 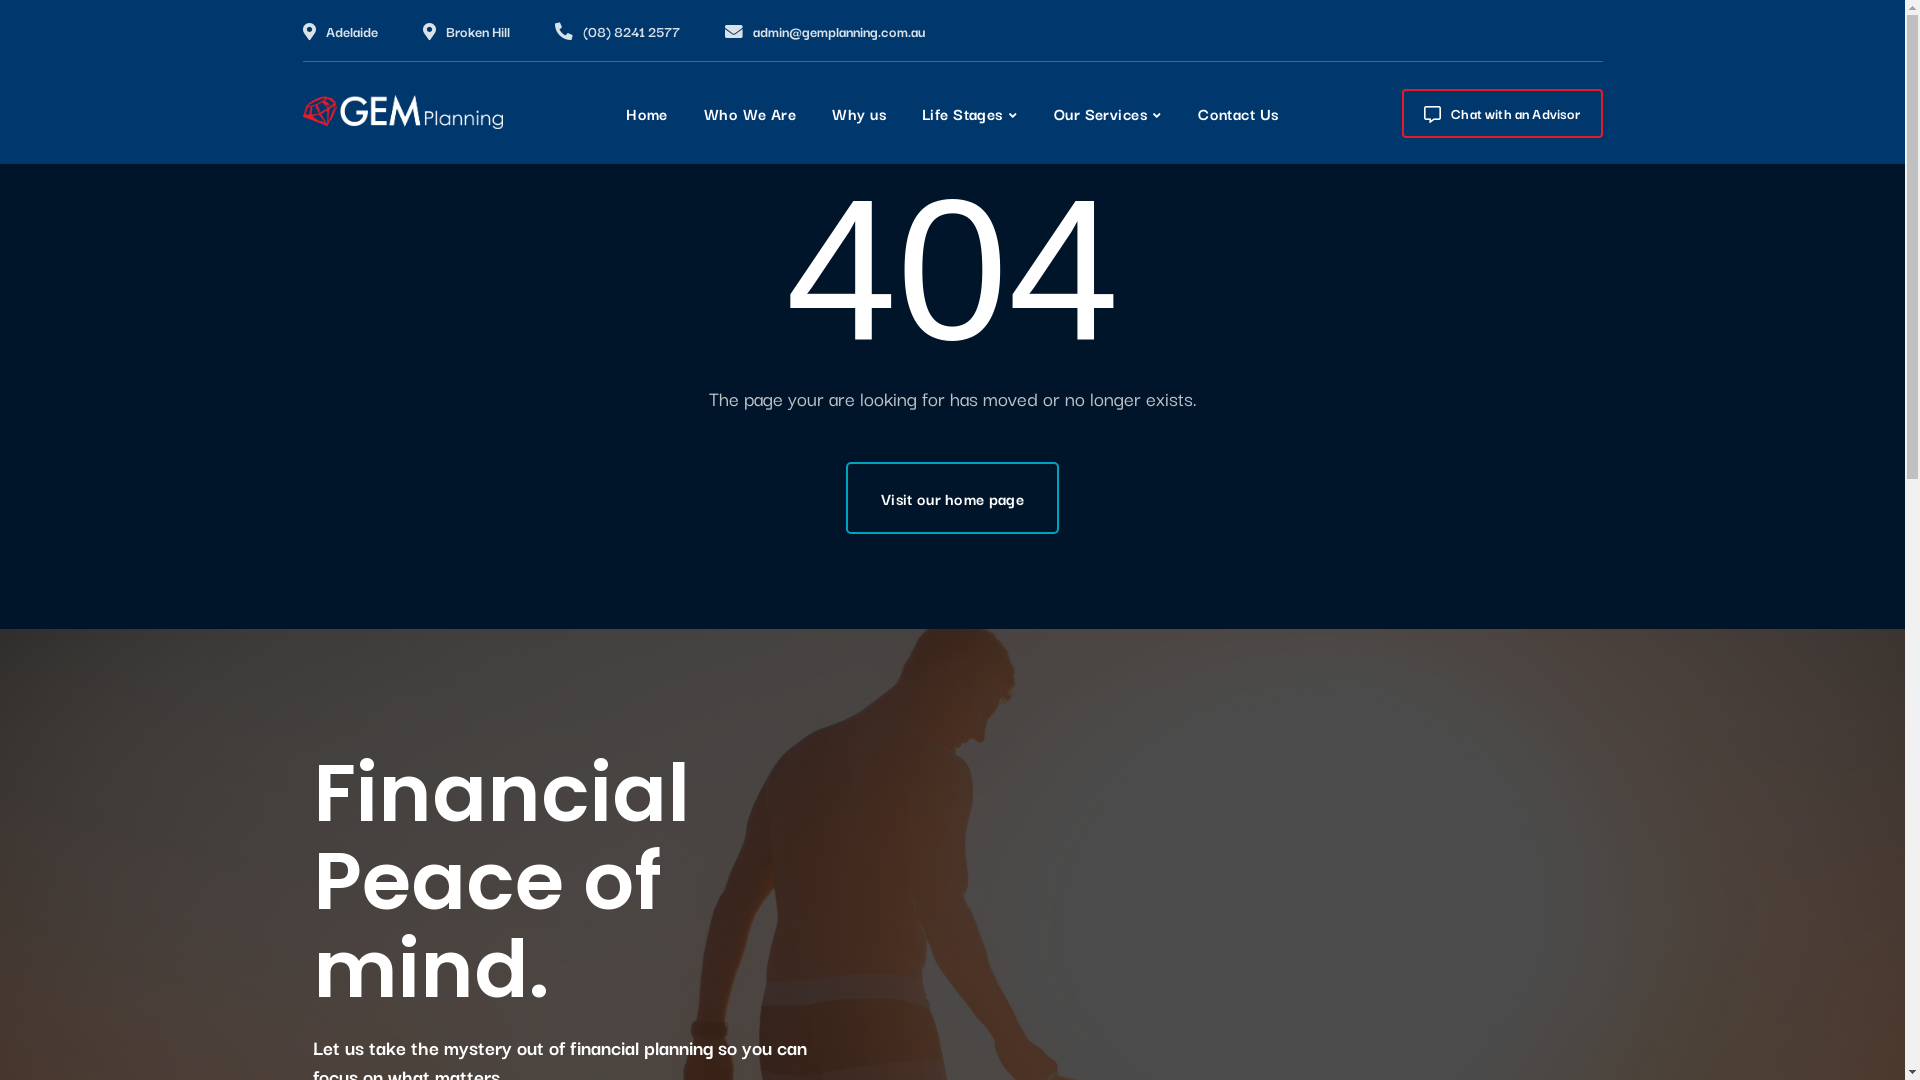 What do you see at coordinates (1107, 112) in the screenshot?
I see `'Our Services'` at bounding box center [1107, 112].